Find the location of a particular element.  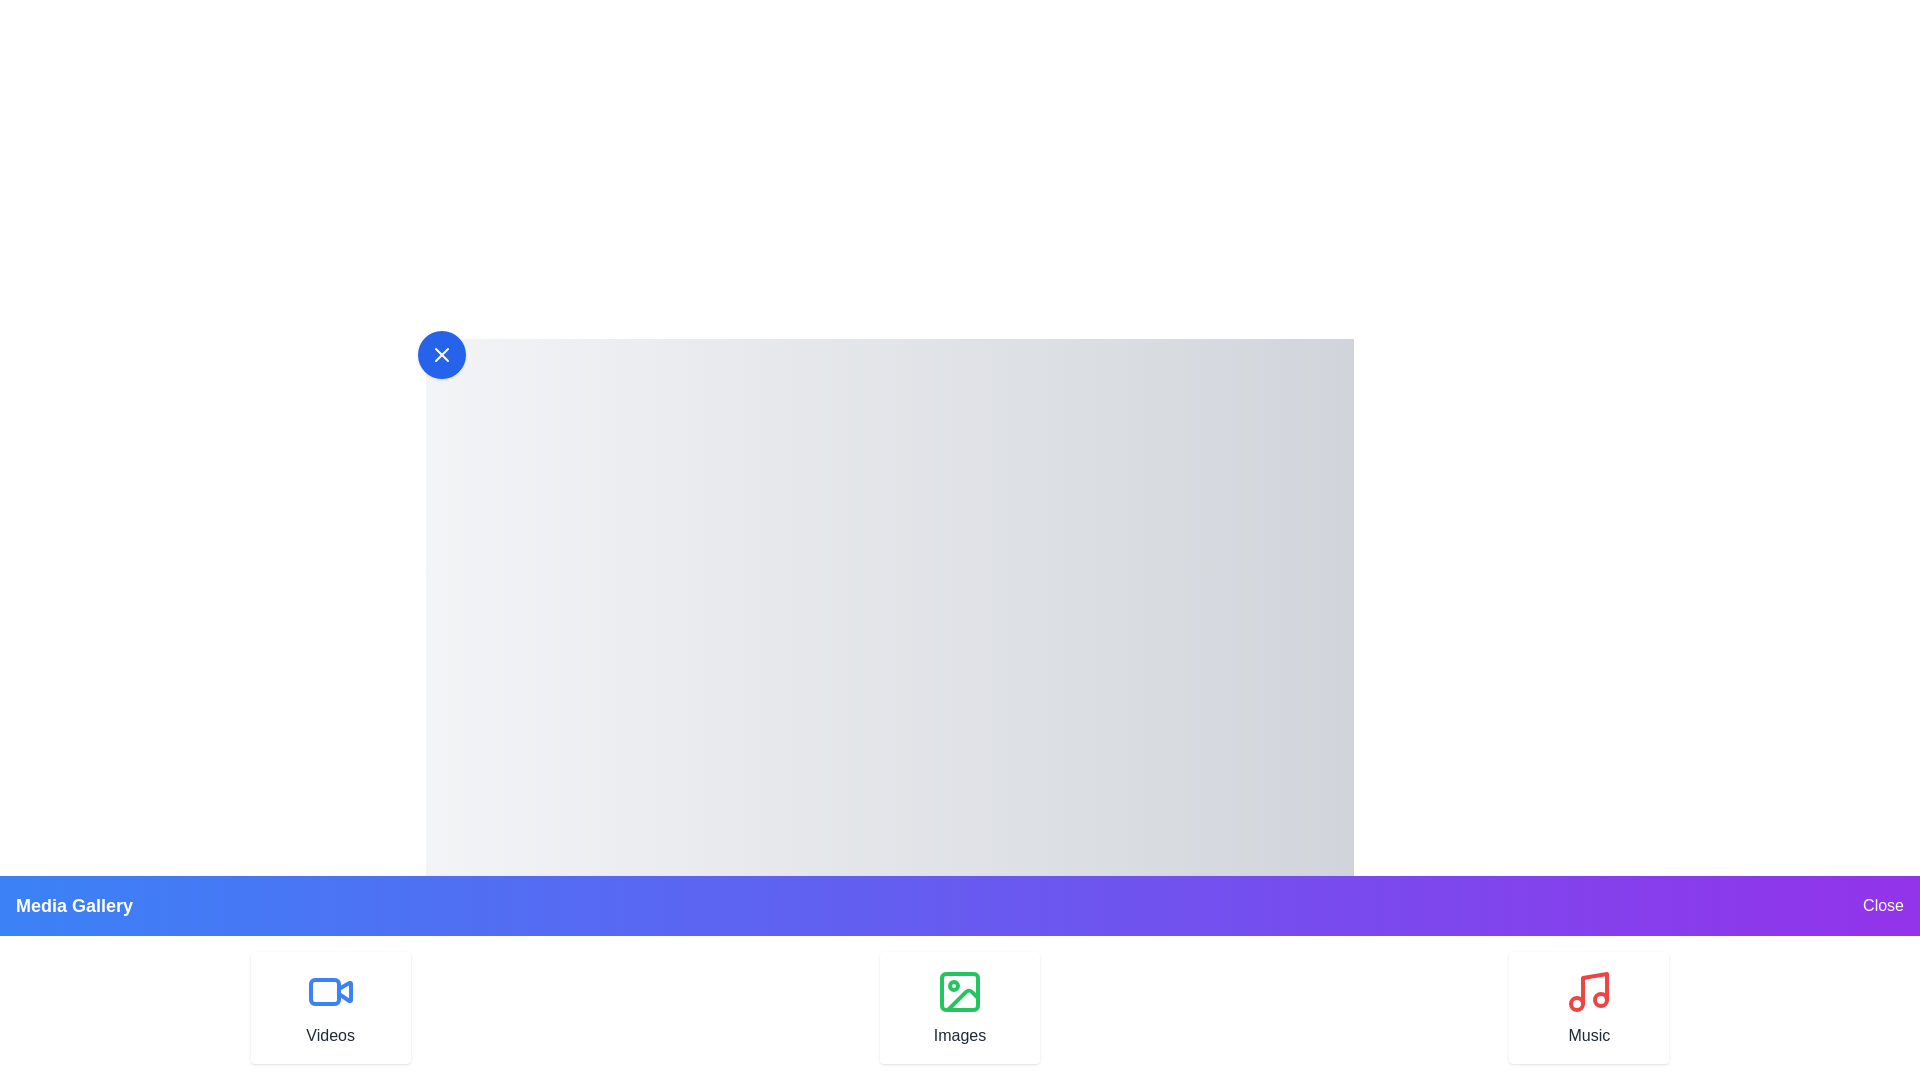

toggle button at the top-left corner of the MultimediaDrawer to toggle its open/close state is located at coordinates (440, 353).